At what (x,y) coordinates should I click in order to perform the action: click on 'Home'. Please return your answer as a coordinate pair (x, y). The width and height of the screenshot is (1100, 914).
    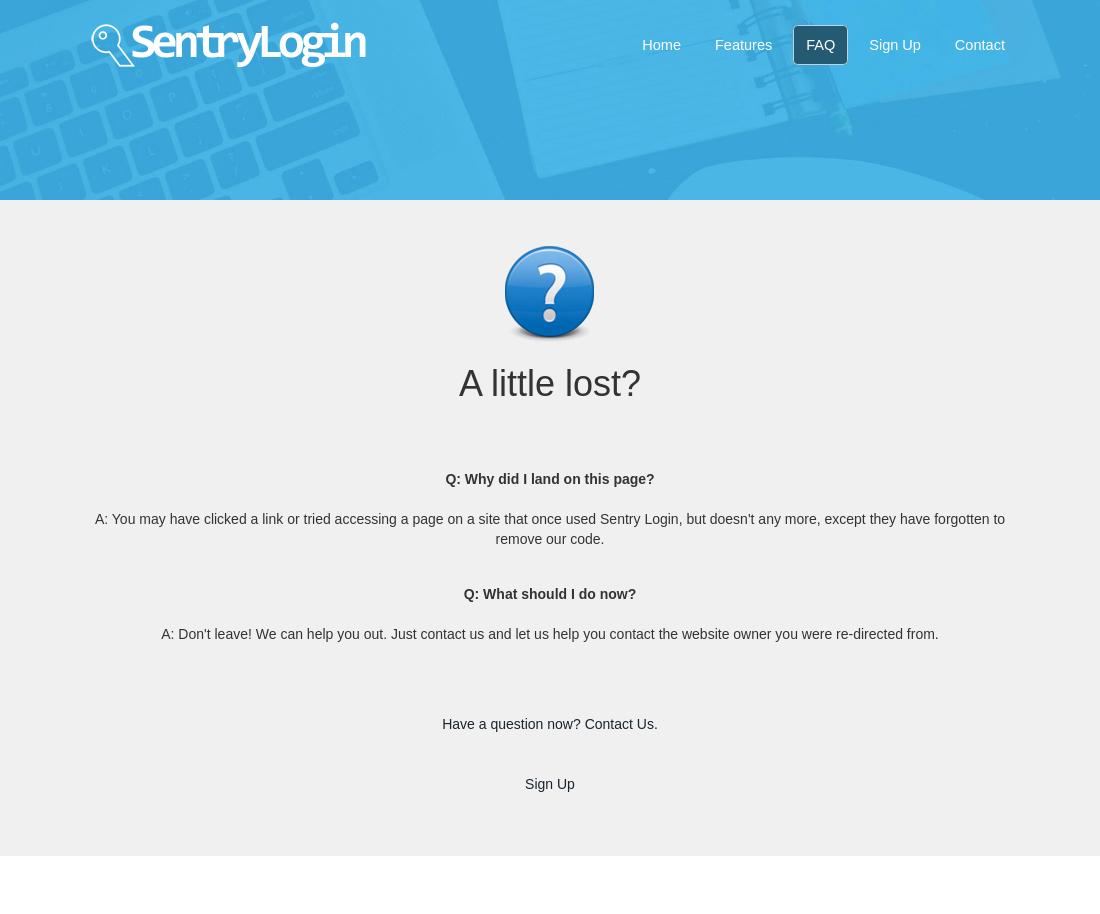
    Looking at the image, I should click on (641, 44).